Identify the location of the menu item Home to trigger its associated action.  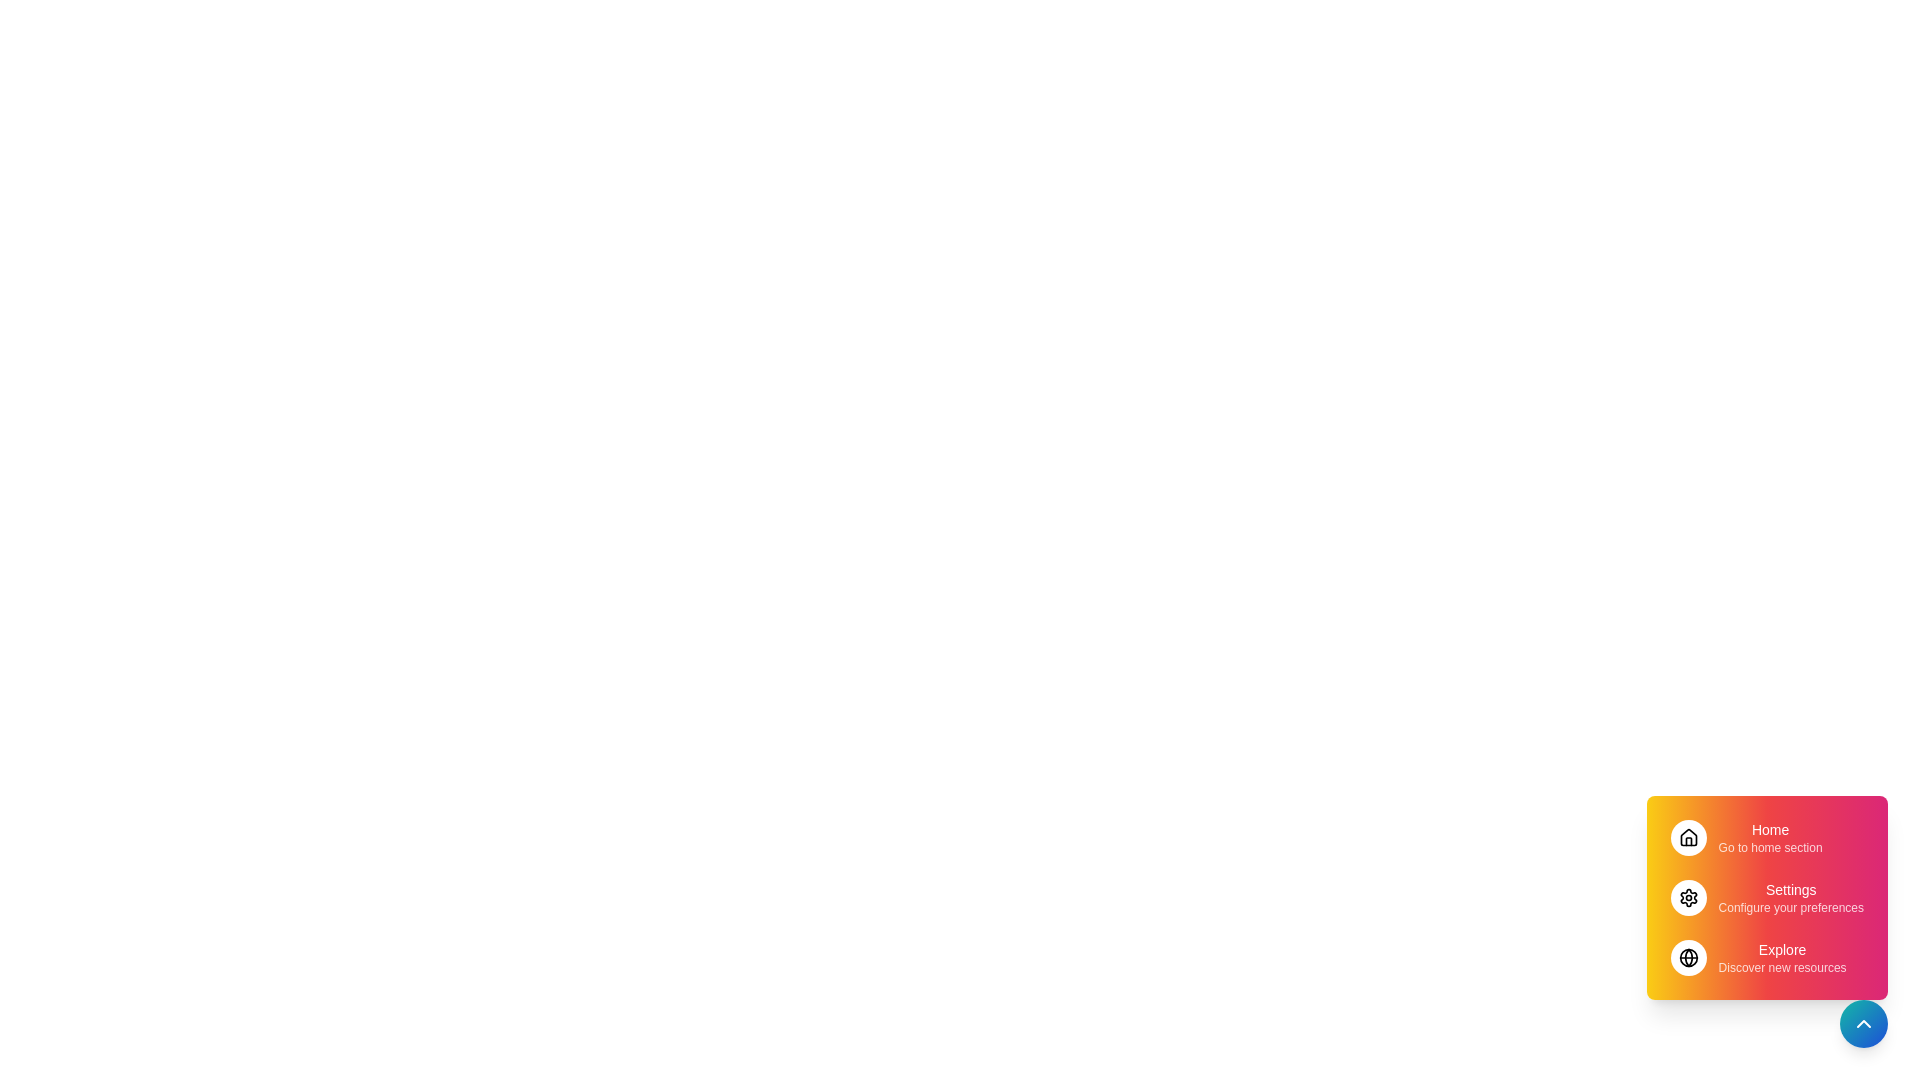
(1766, 837).